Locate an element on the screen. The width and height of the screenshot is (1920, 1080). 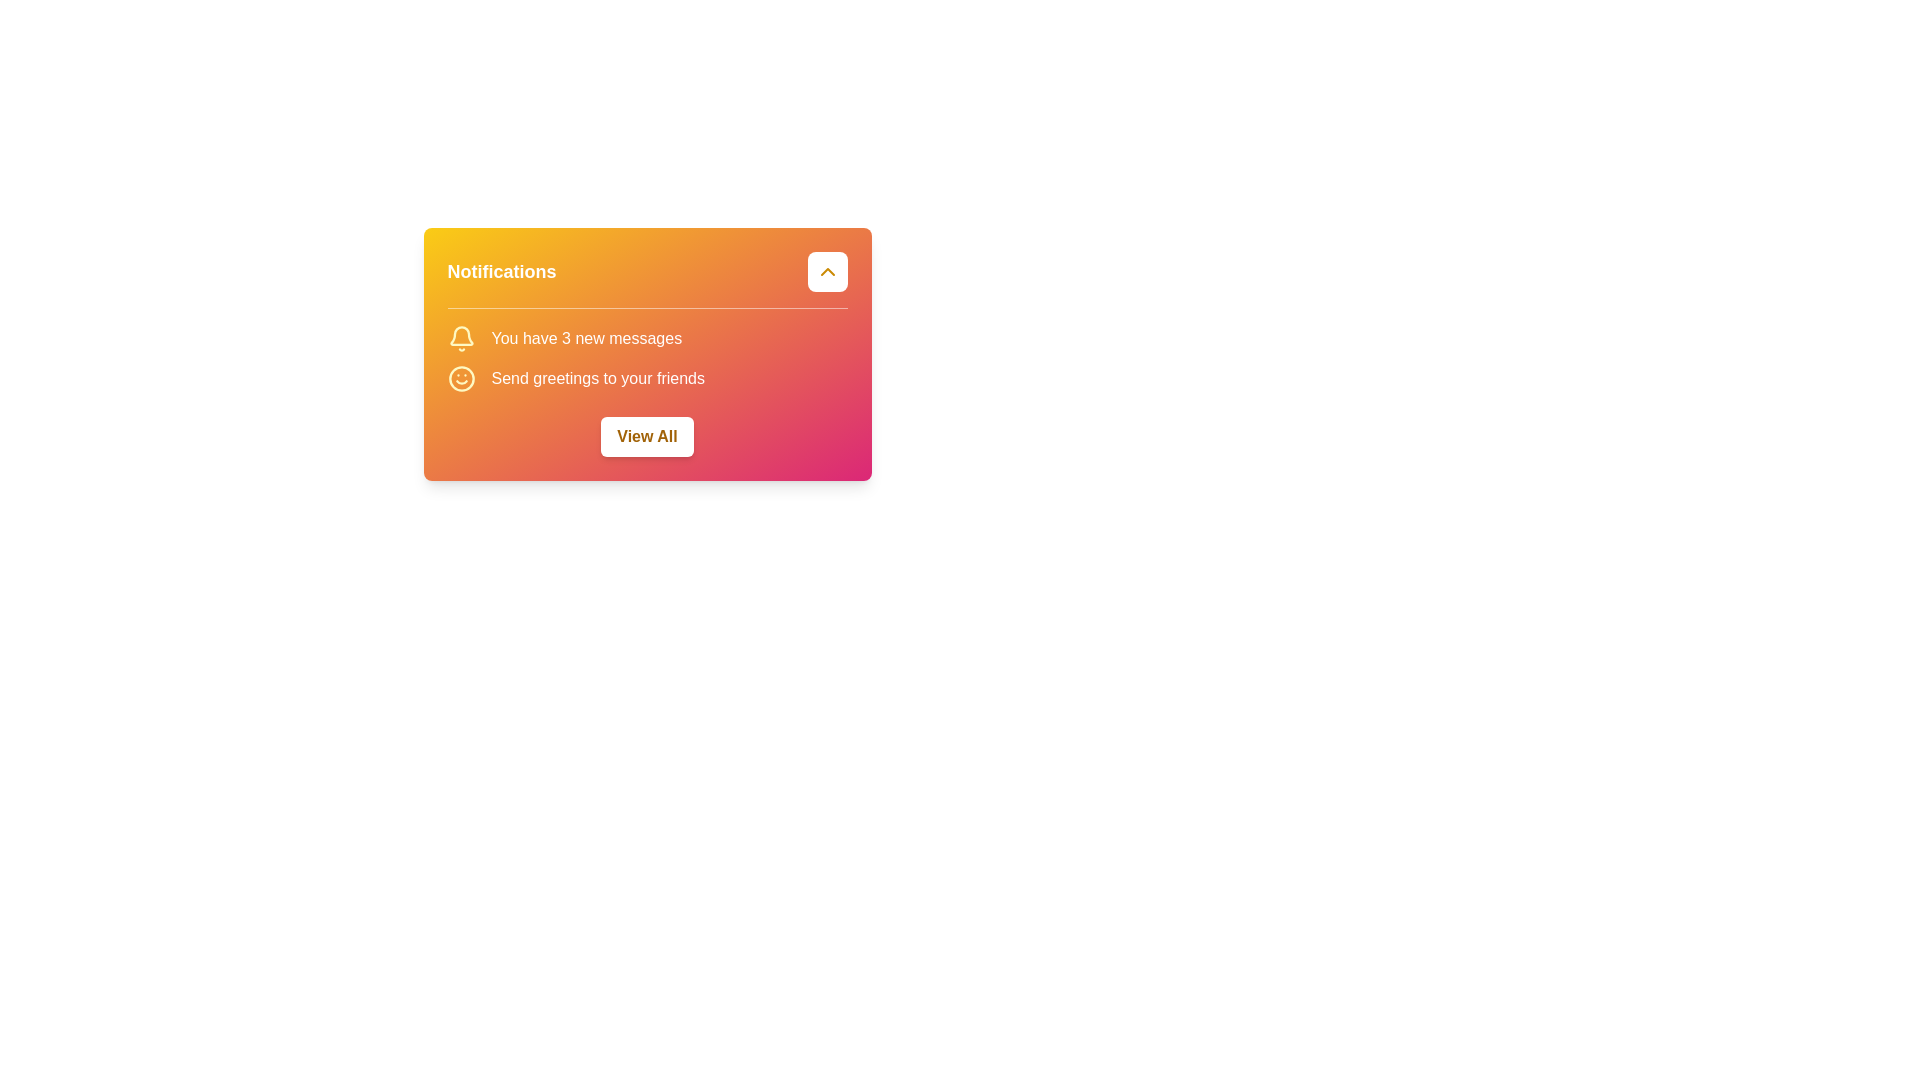
the Text label that informs the user about sending greetings to friends, positioned below the 'You have 3 new messages' line and above the 'View All' button is located at coordinates (597, 378).